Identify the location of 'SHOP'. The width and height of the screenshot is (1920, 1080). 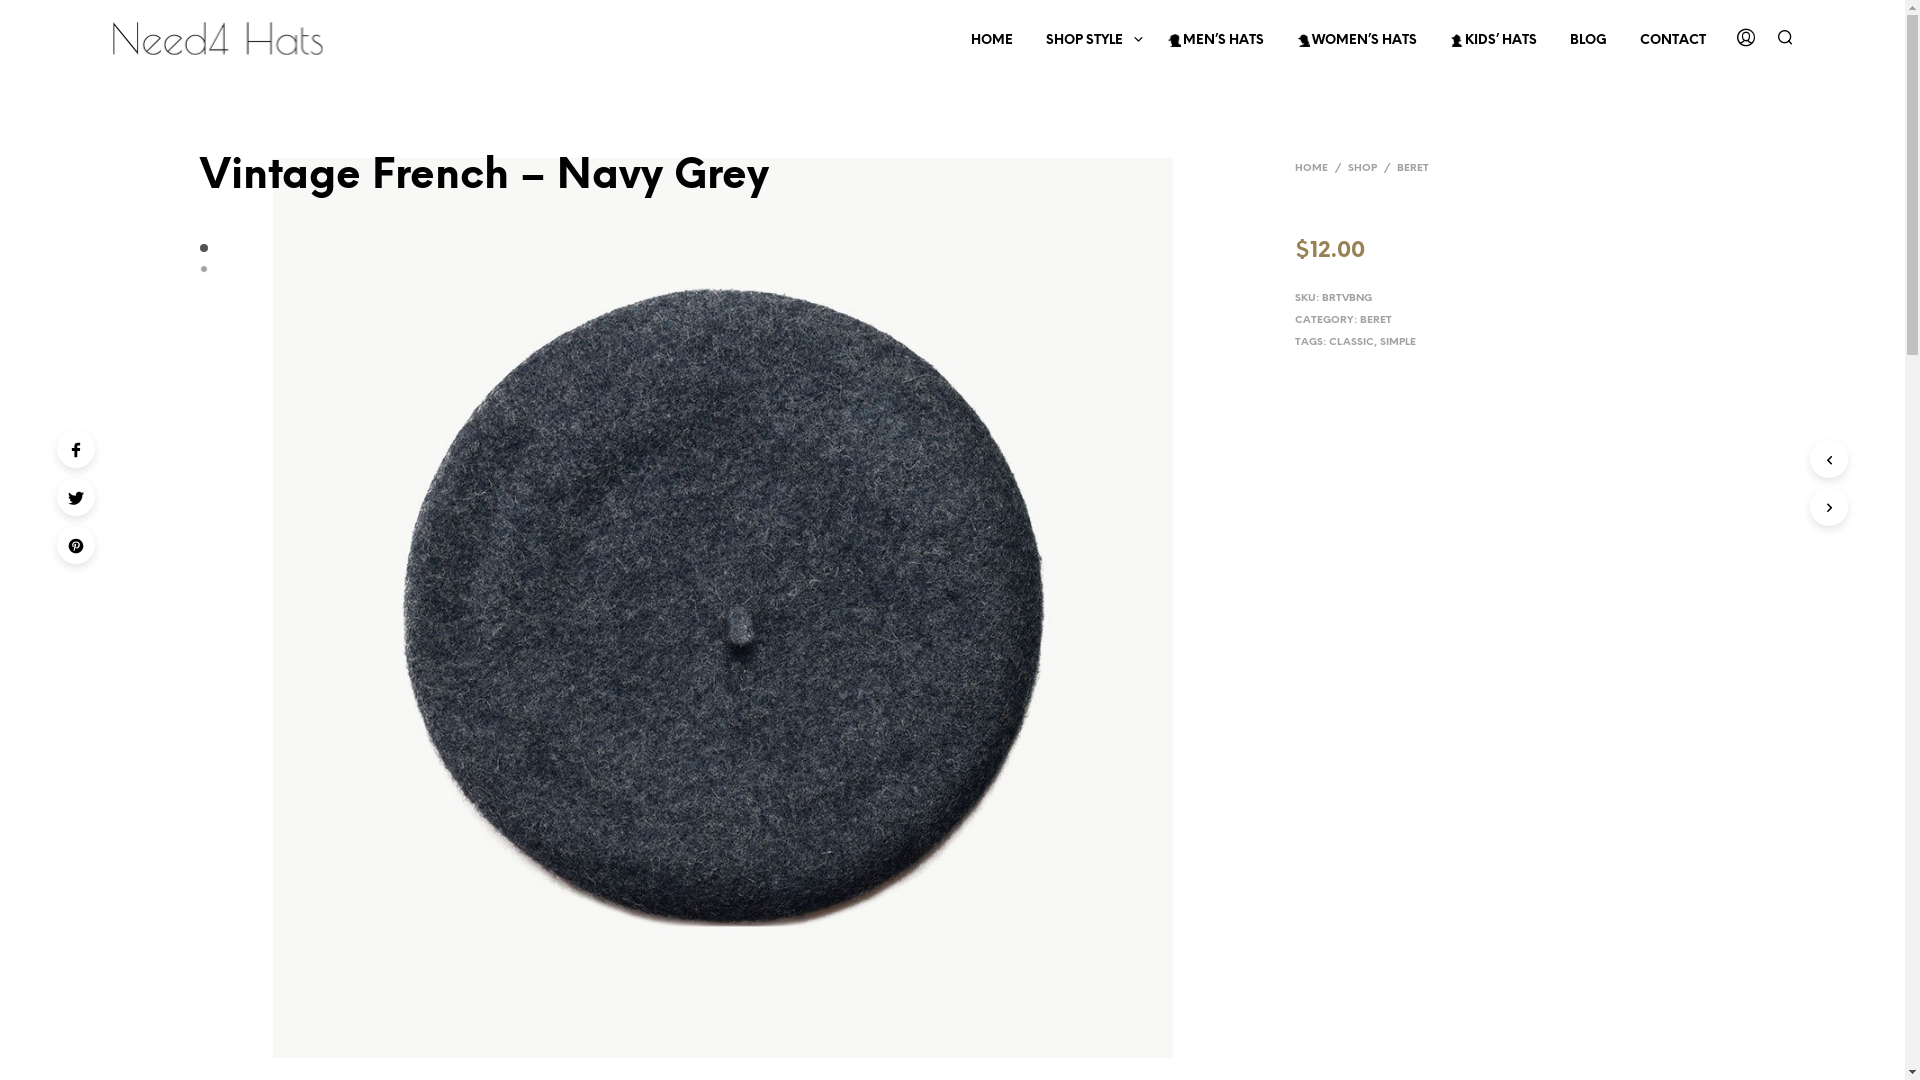
(1361, 167).